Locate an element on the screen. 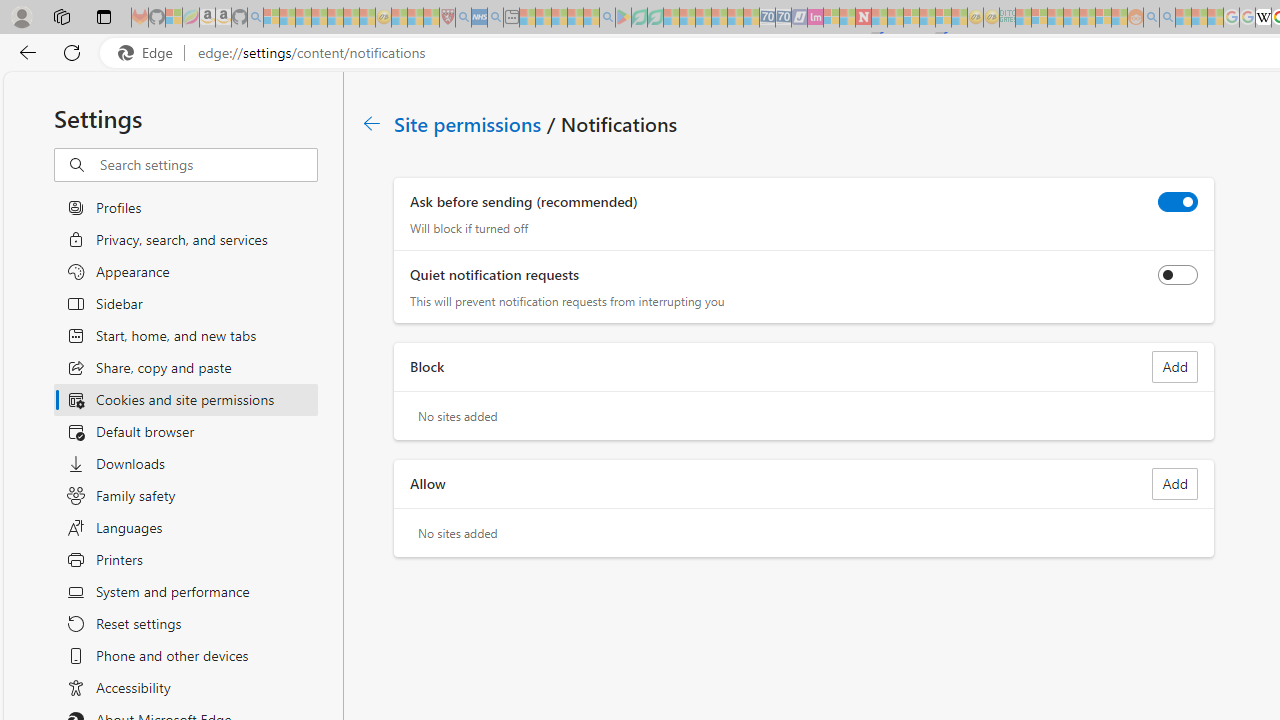  'Bluey: Let' is located at coordinates (622, 17).